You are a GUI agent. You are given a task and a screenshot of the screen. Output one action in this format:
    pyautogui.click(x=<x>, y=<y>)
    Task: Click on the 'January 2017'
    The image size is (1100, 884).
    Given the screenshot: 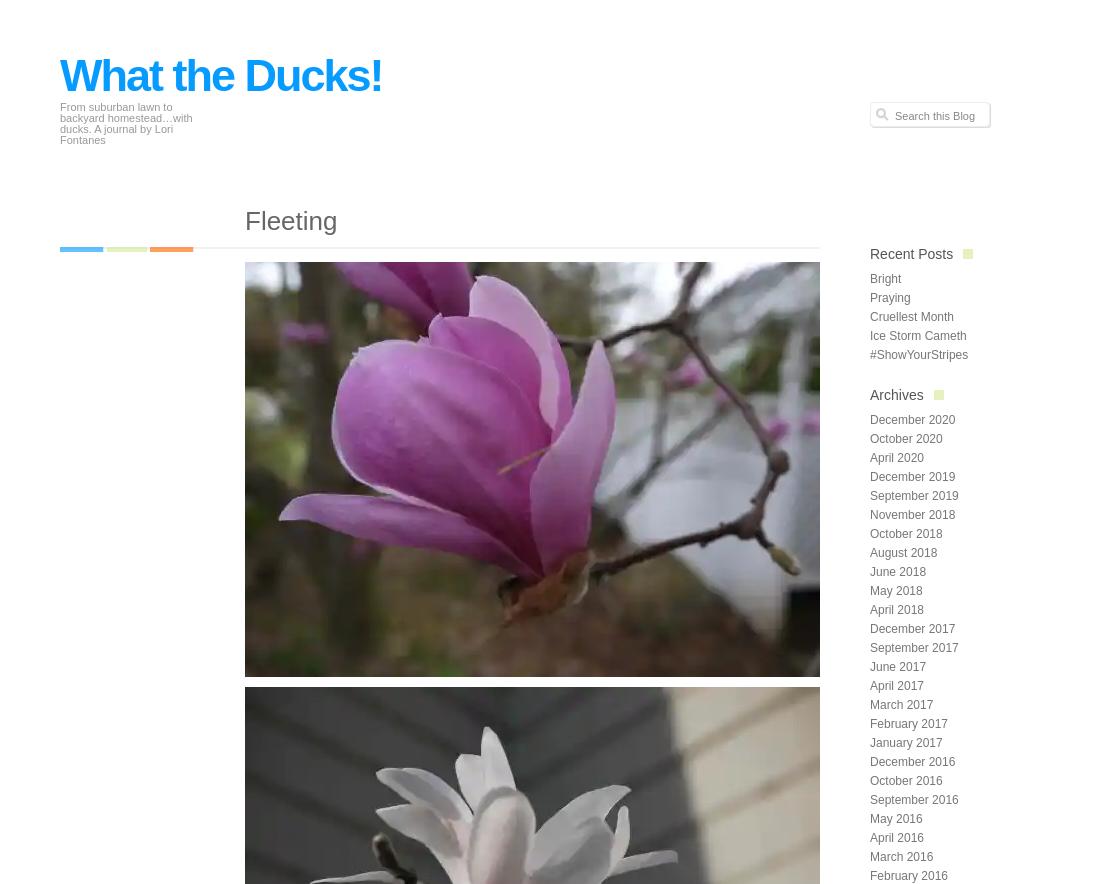 What is the action you would take?
    pyautogui.click(x=905, y=743)
    